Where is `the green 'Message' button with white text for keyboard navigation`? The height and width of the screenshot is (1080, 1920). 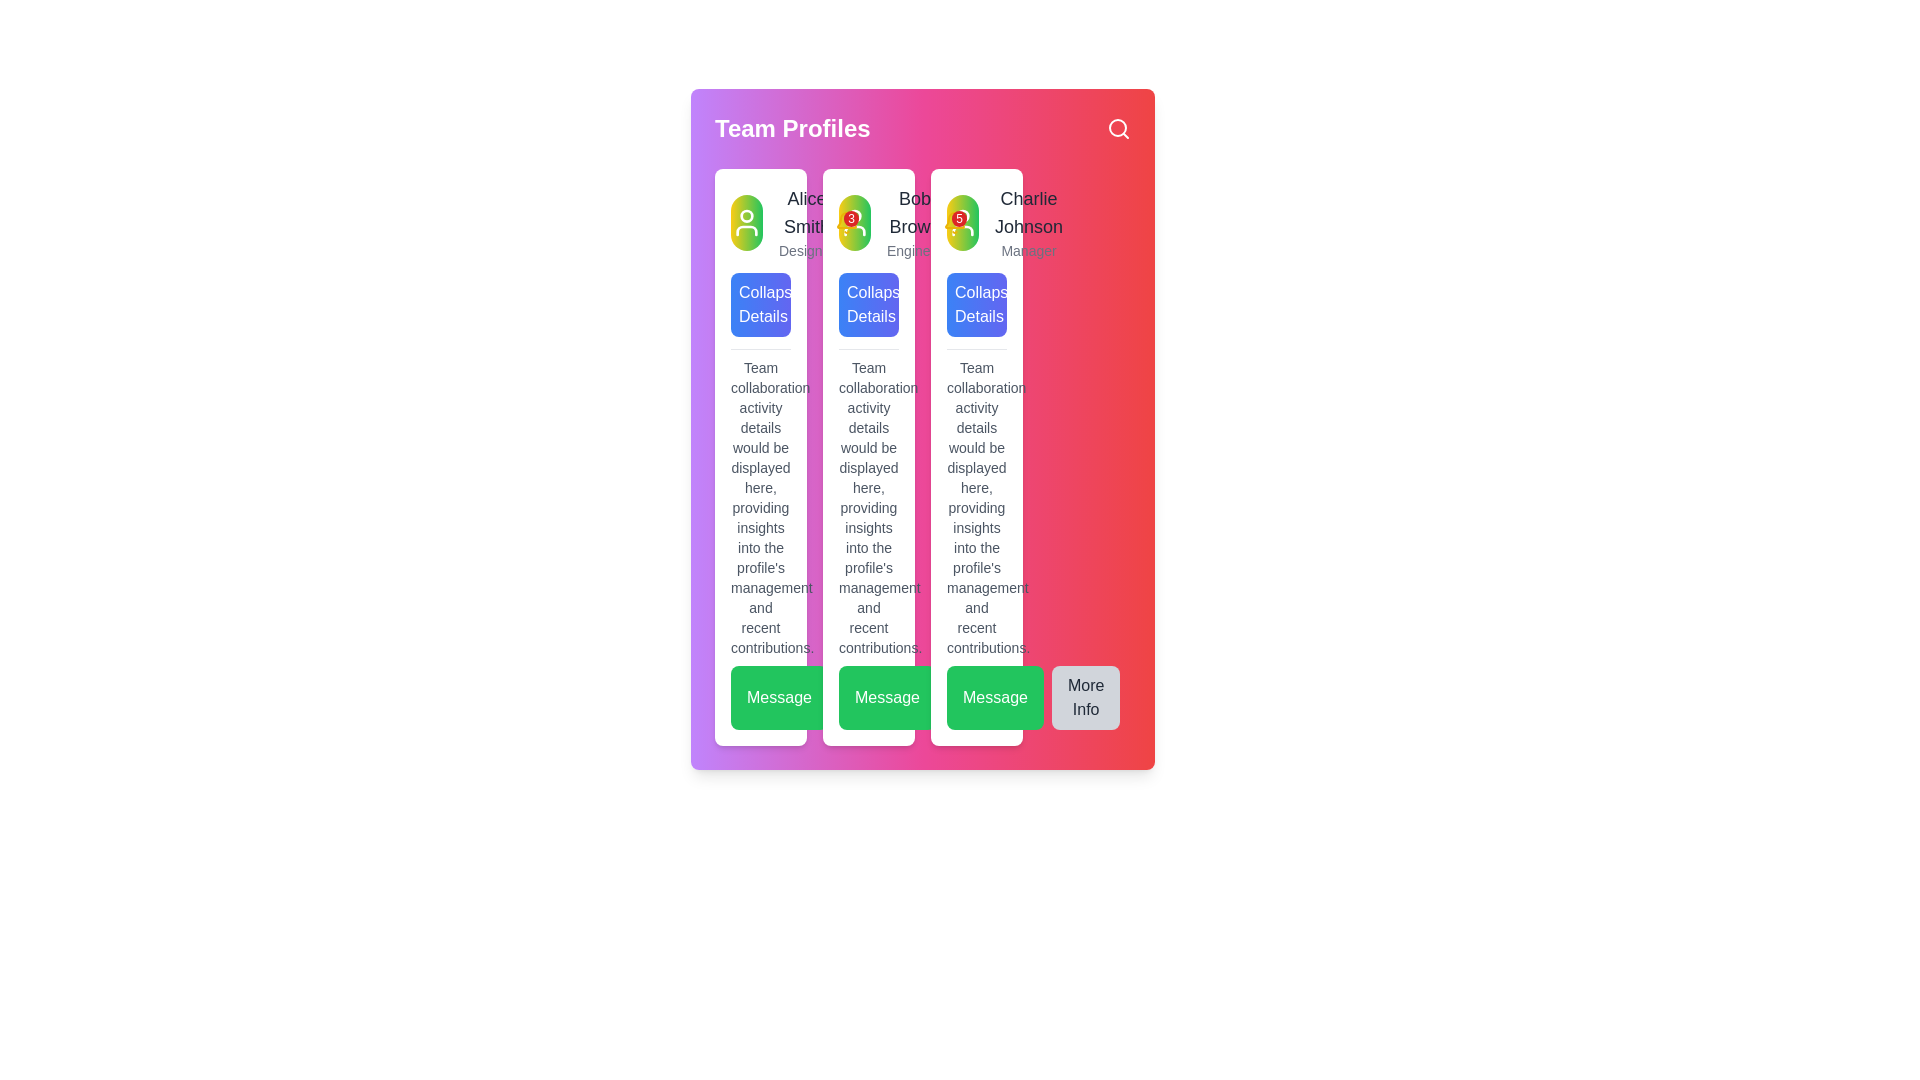 the green 'Message' button with white text for keyboard navigation is located at coordinates (760, 697).